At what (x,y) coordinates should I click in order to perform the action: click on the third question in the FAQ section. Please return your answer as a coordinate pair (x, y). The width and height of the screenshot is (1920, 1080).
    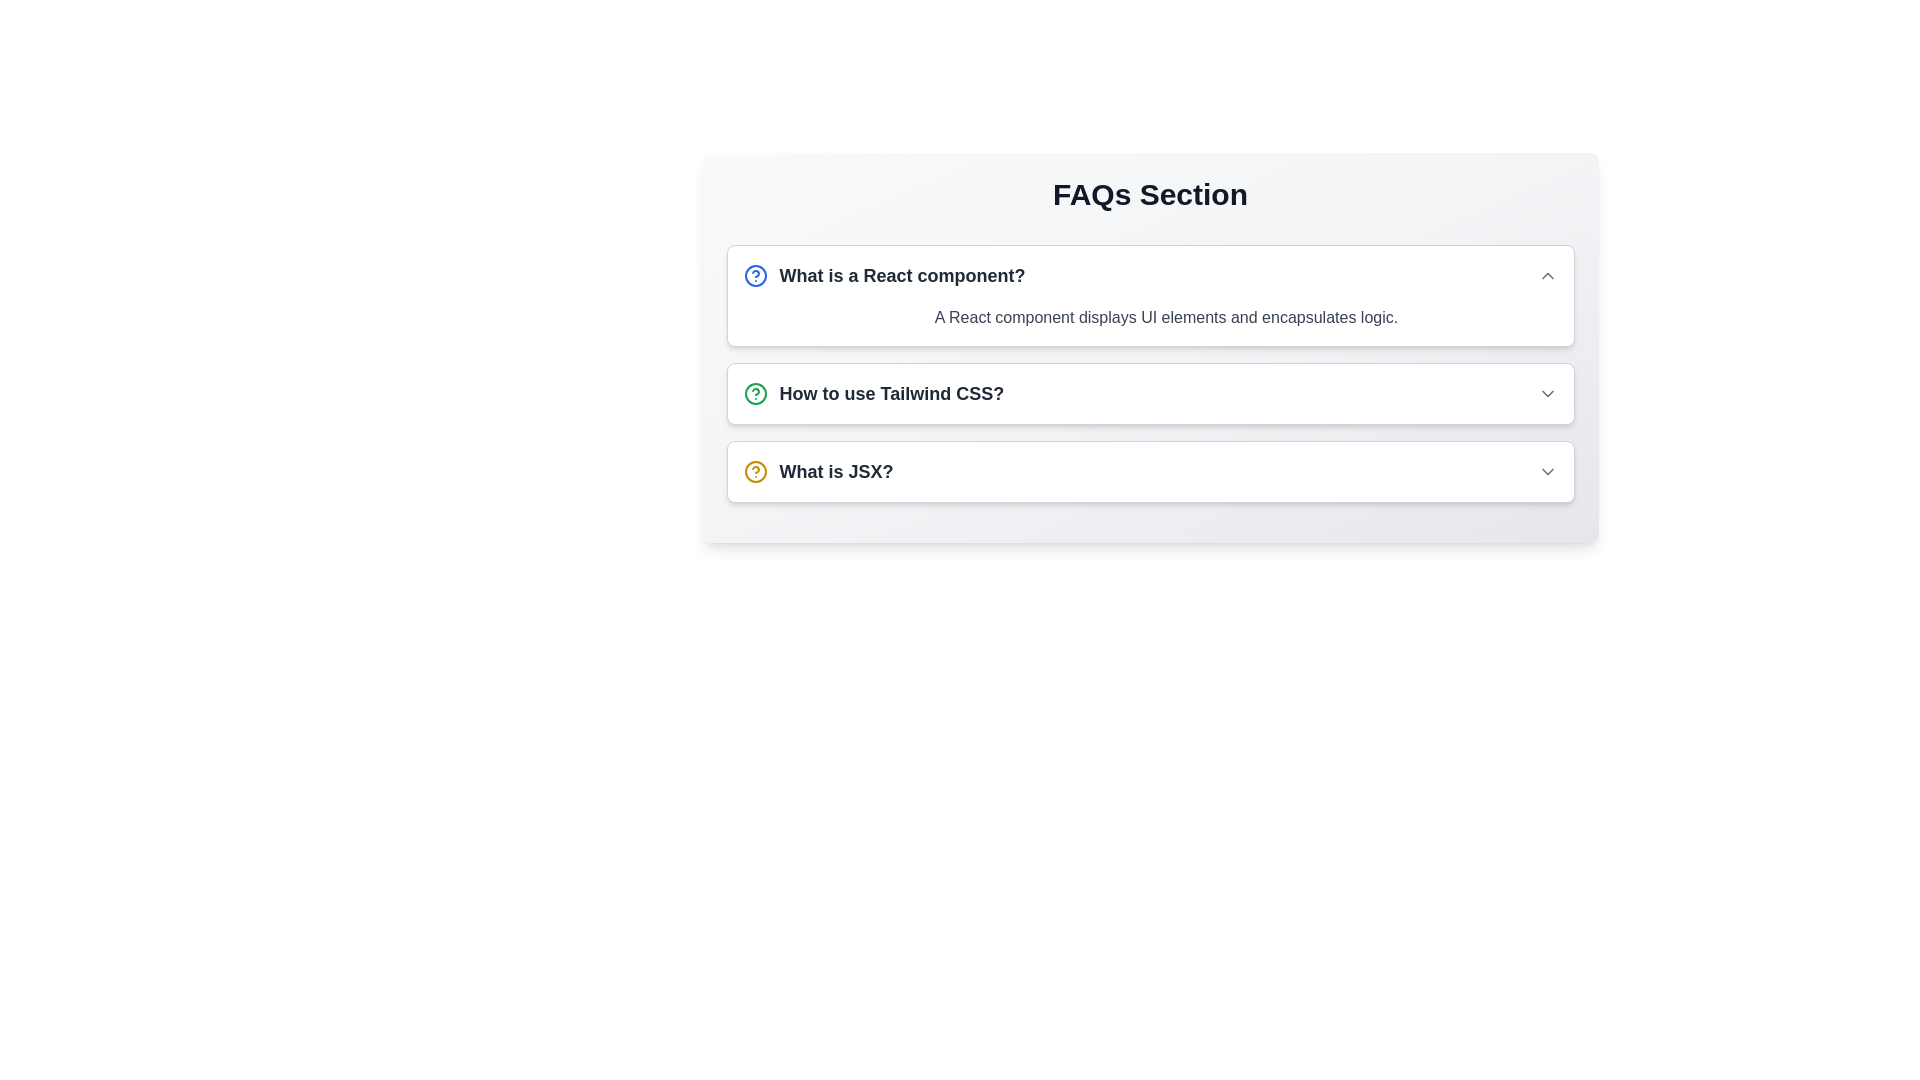
    Looking at the image, I should click on (1150, 471).